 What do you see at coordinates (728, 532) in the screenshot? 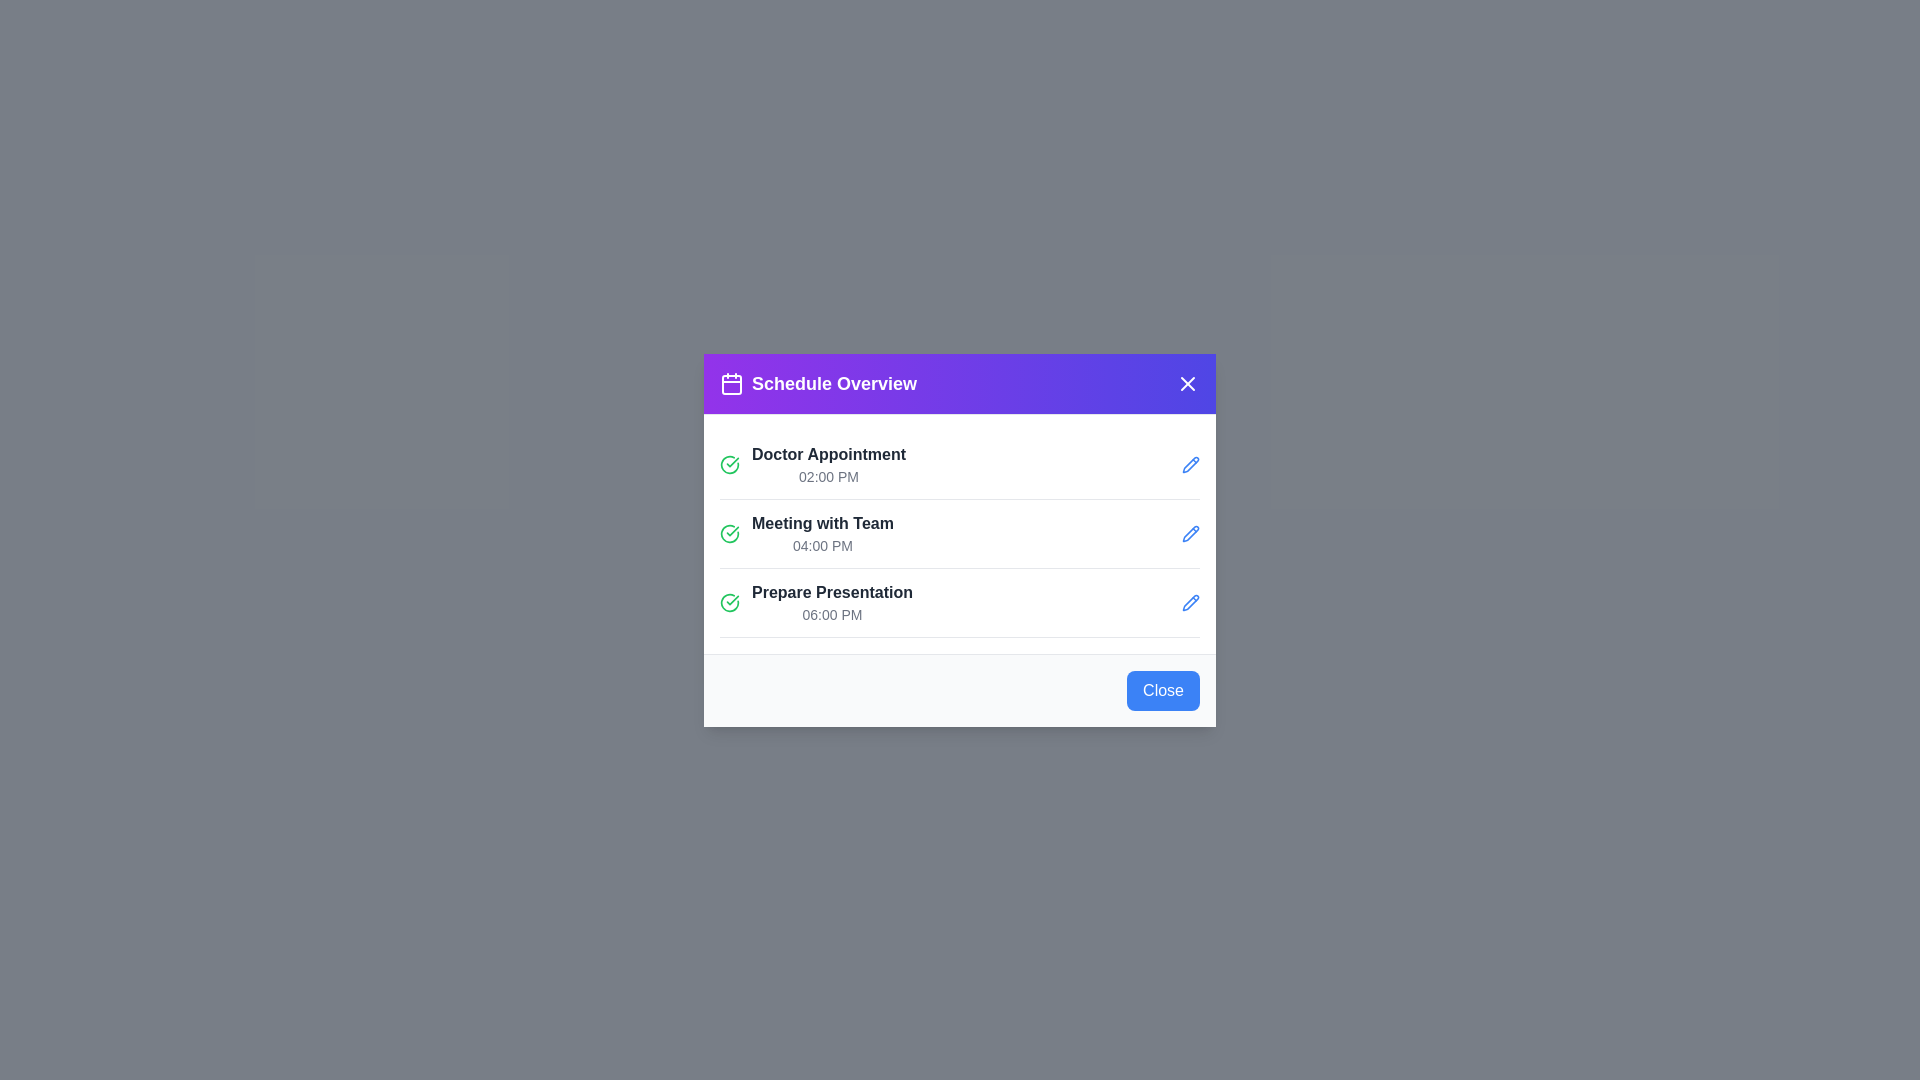
I see `the circular check icon located to the left of the 'Doctor Appointment' text in the first list item of the 'Schedule Overview' dialog box` at bounding box center [728, 532].